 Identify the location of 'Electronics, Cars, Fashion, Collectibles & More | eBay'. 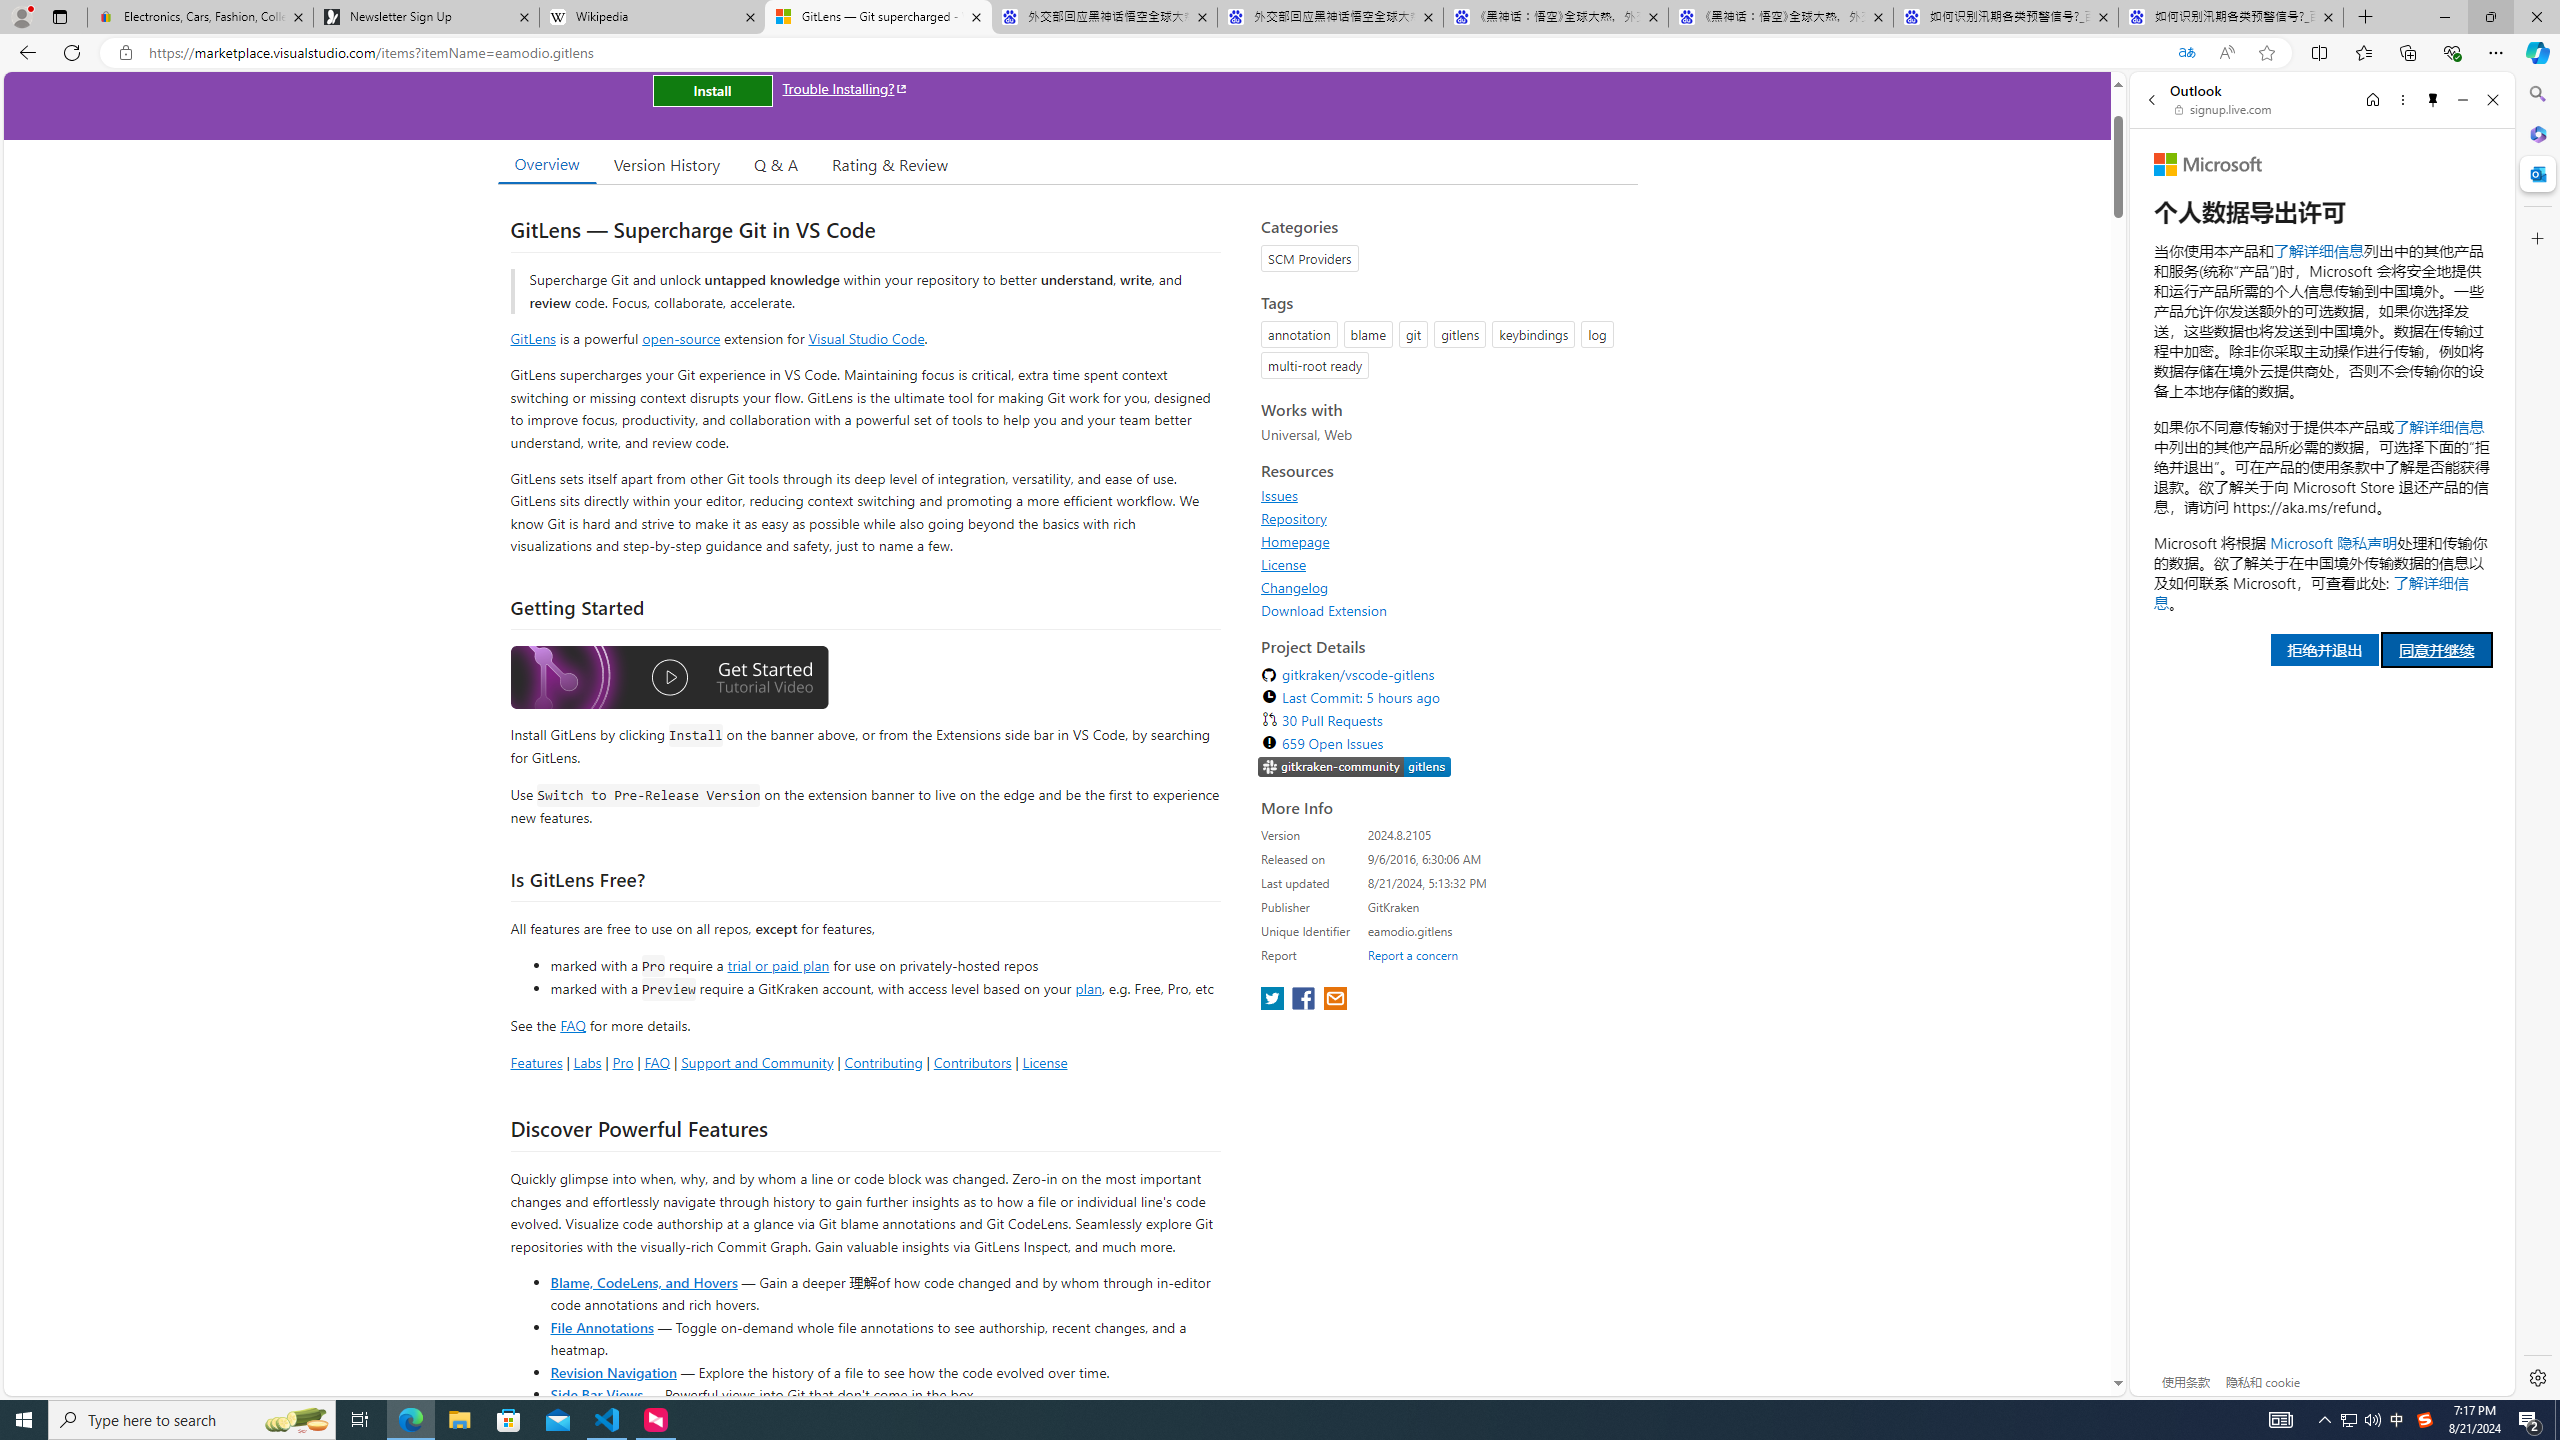
(199, 16).